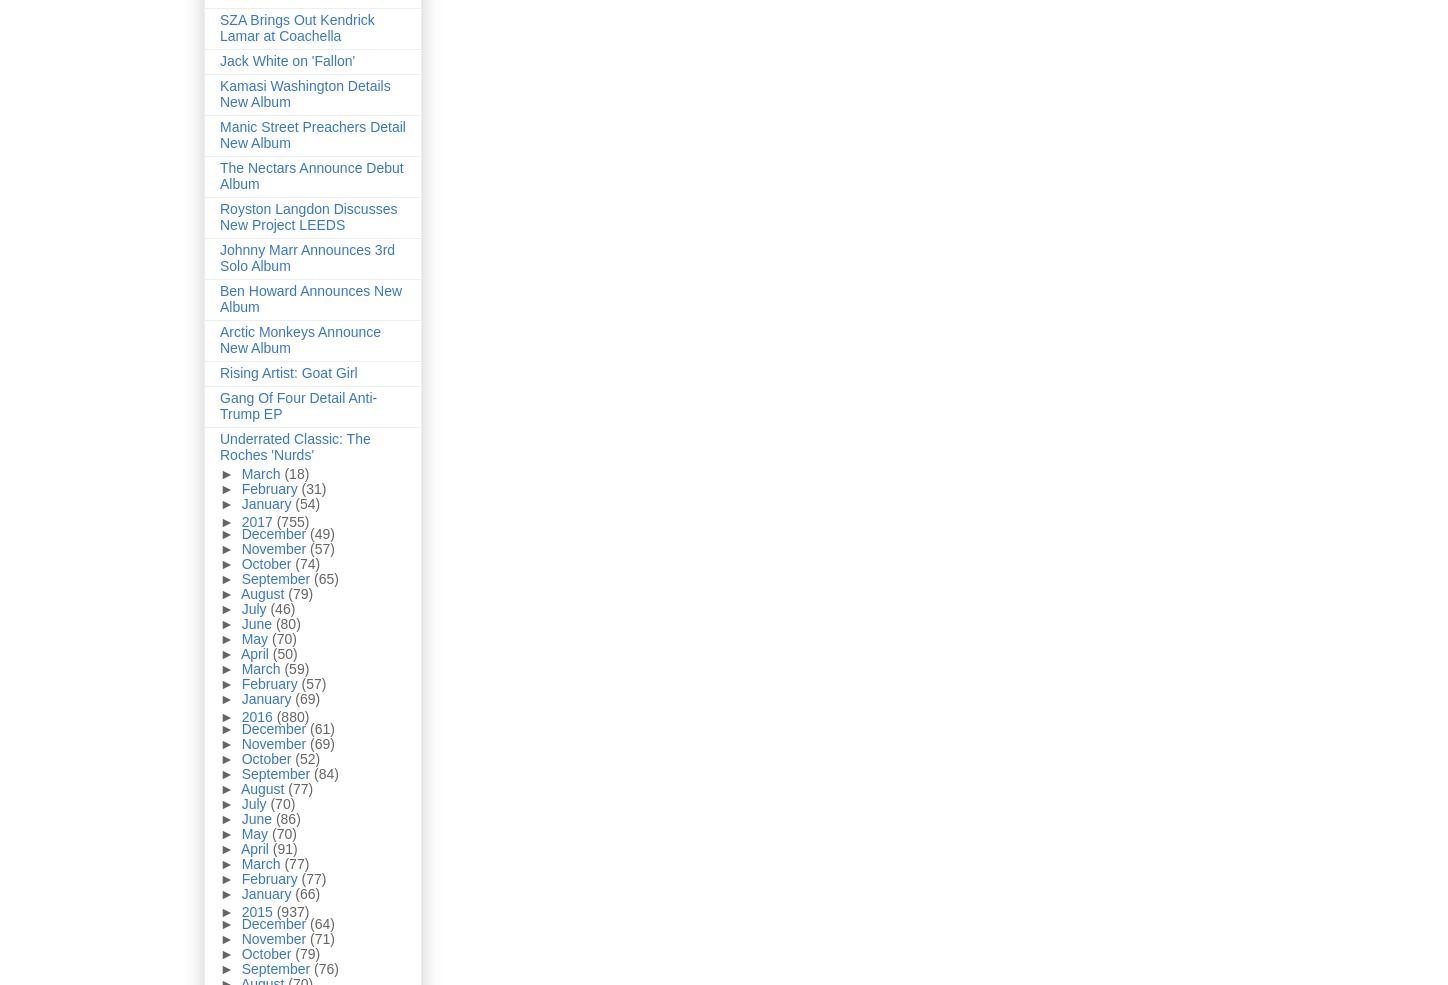 Image resolution: width=1448 pixels, height=985 pixels. I want to click on 'Rising Artist: Goat Girl', so click(287, 373).